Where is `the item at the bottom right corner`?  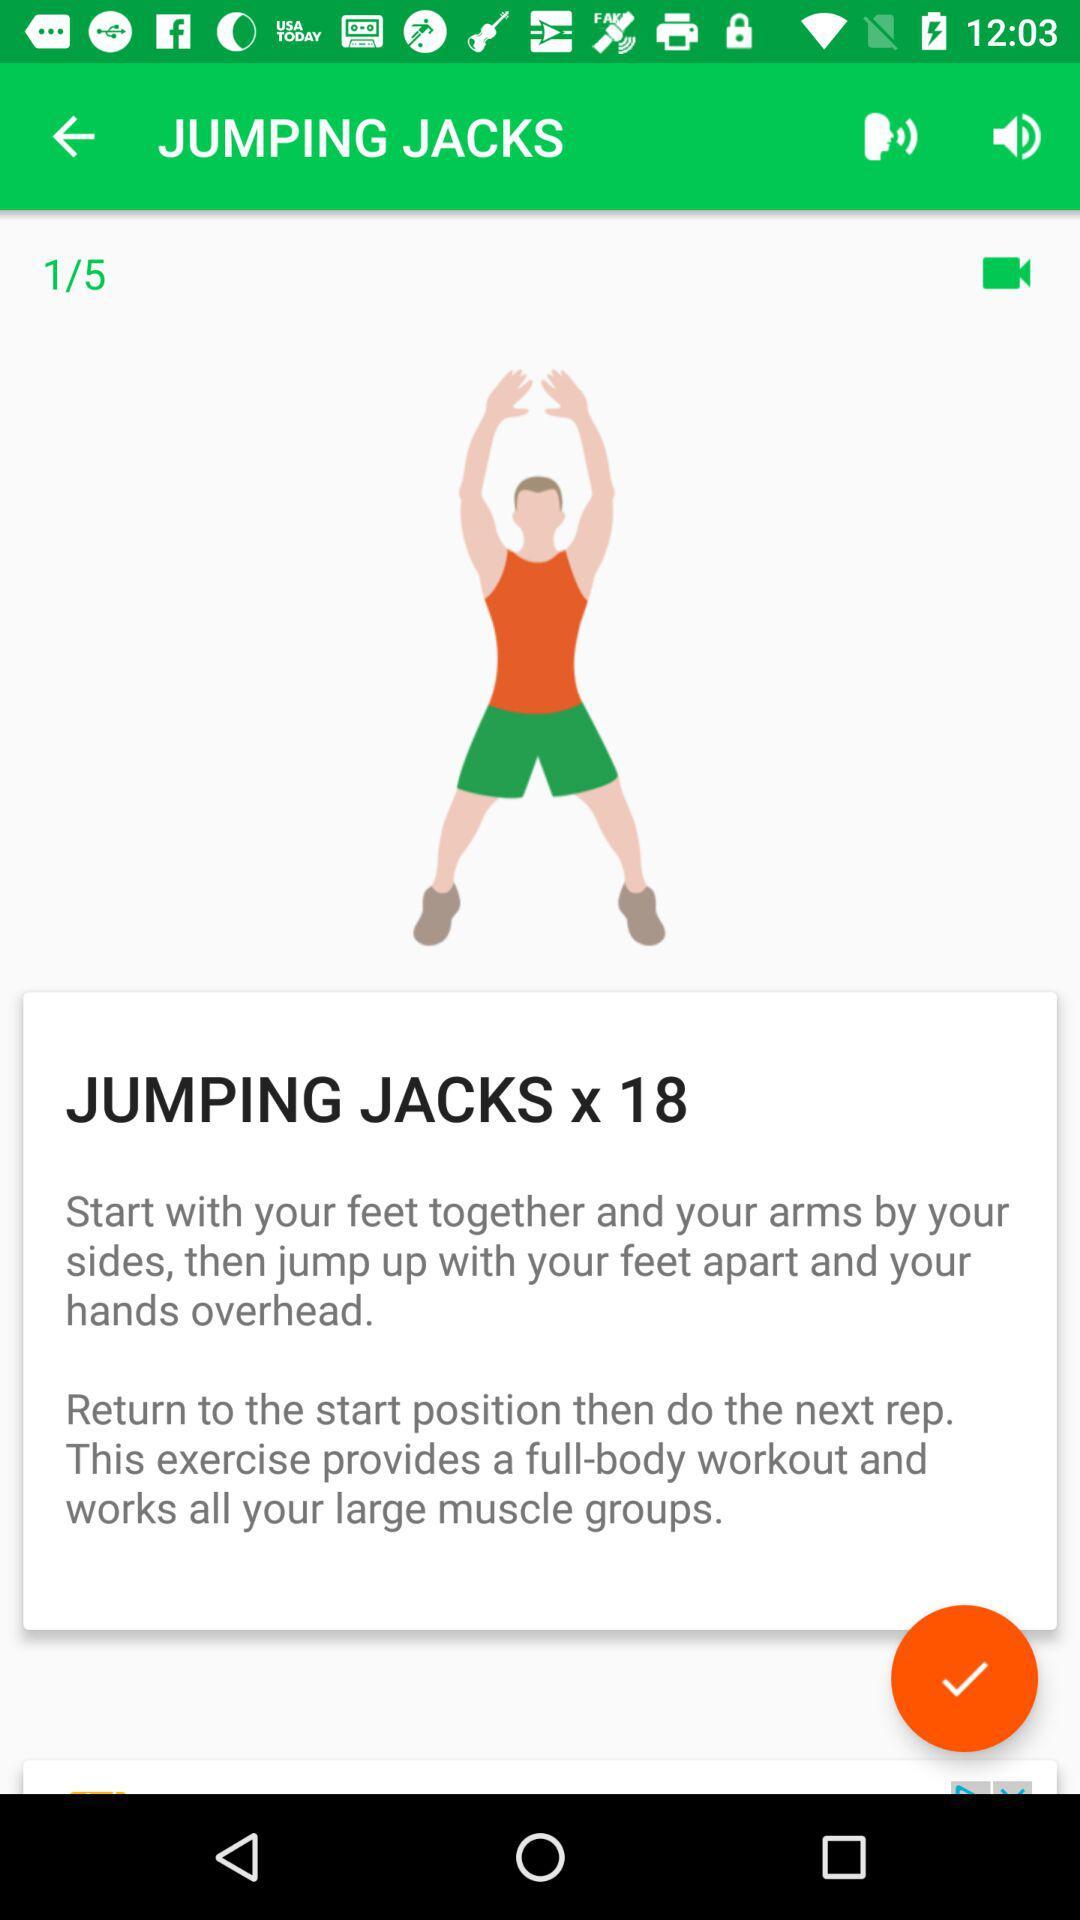
the item at the bottom right corner is located at coordinates (963, 1678).